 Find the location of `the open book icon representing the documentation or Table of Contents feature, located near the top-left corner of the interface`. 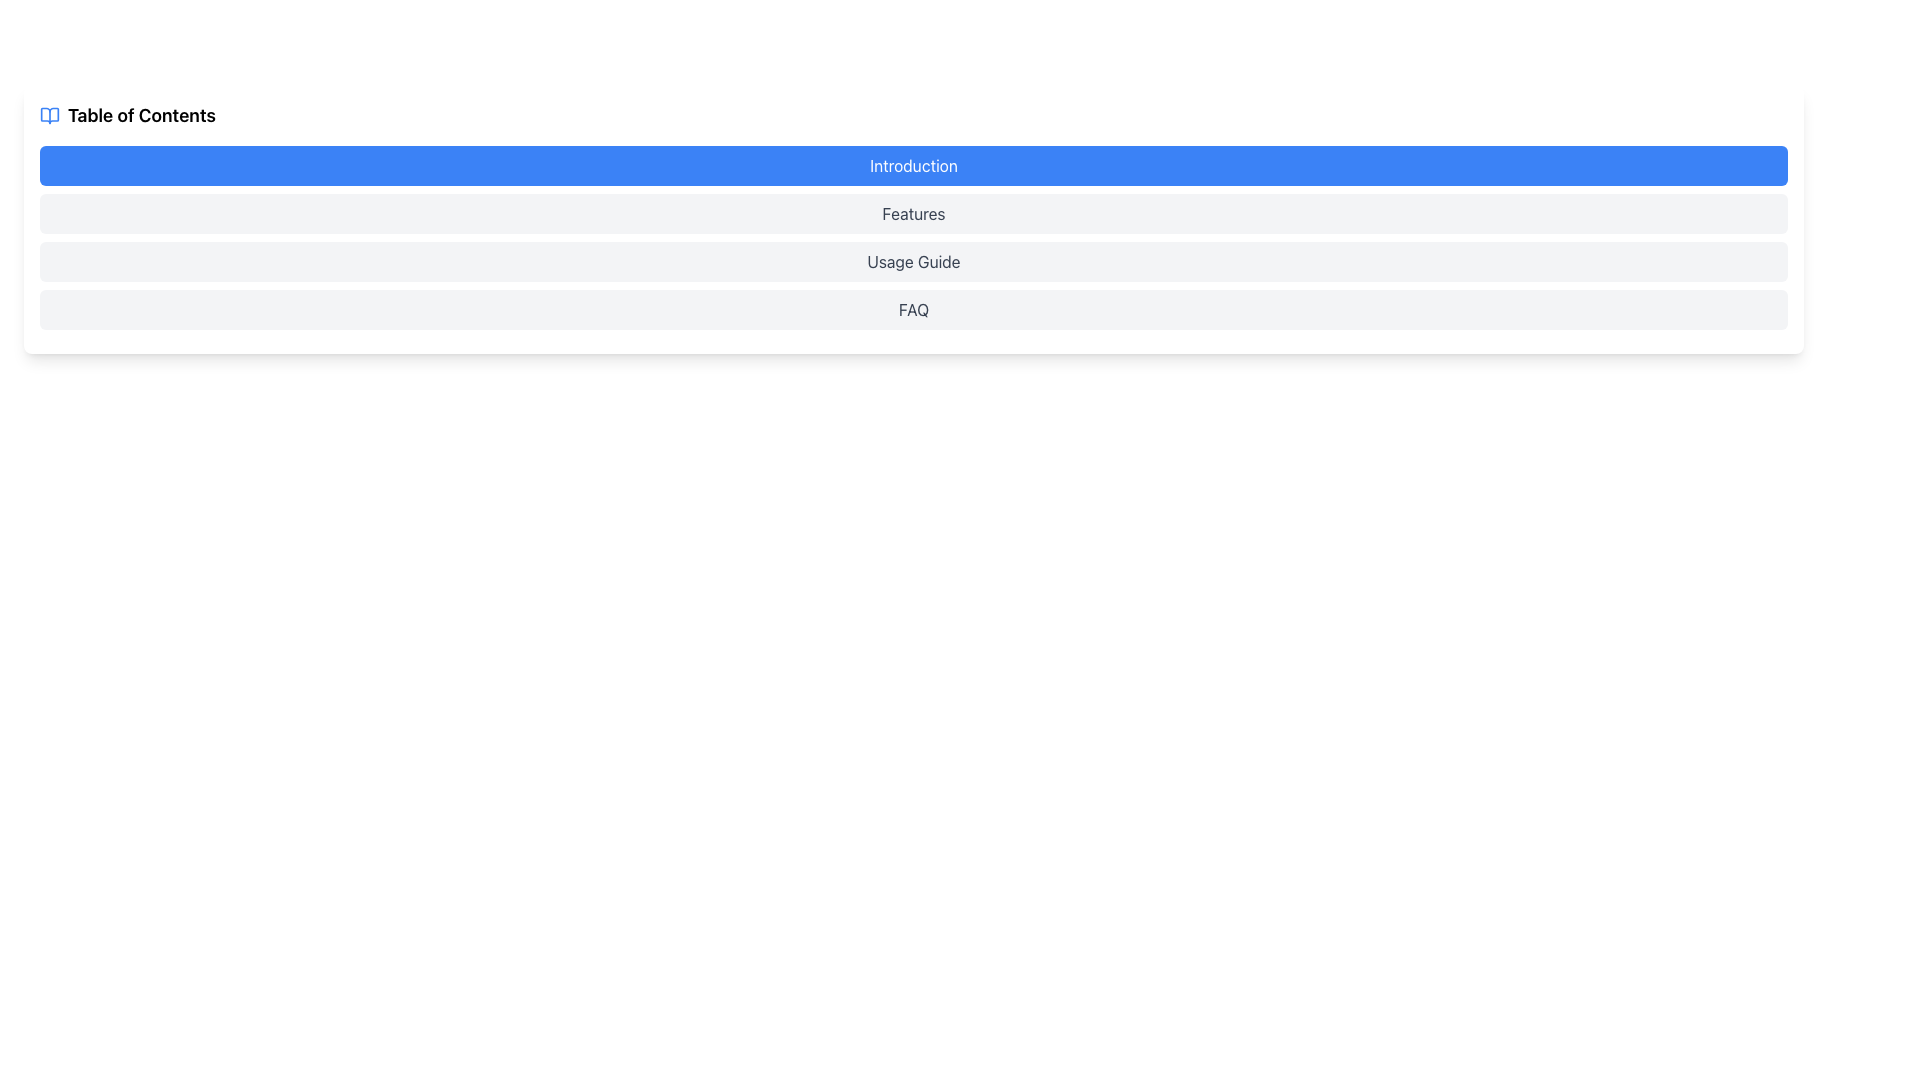

the open book icon representing the documentation or Table of Contents feature, located near the top-left corner of the interface is located at coordinates (49, 115).